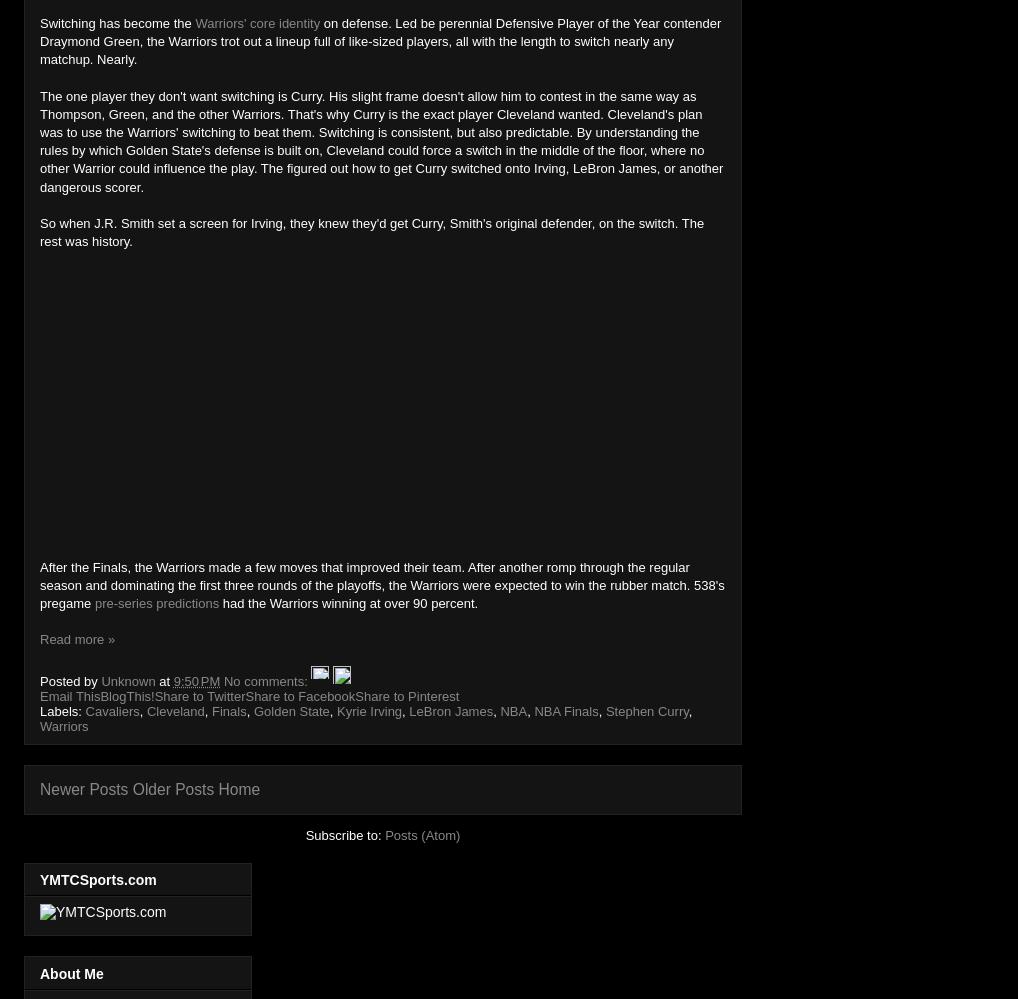 Image resolution: width=1018 pixels, height=999 pixels. I want to click on 'had the Warriors winning at over 90 percent.', so click(347, 603).